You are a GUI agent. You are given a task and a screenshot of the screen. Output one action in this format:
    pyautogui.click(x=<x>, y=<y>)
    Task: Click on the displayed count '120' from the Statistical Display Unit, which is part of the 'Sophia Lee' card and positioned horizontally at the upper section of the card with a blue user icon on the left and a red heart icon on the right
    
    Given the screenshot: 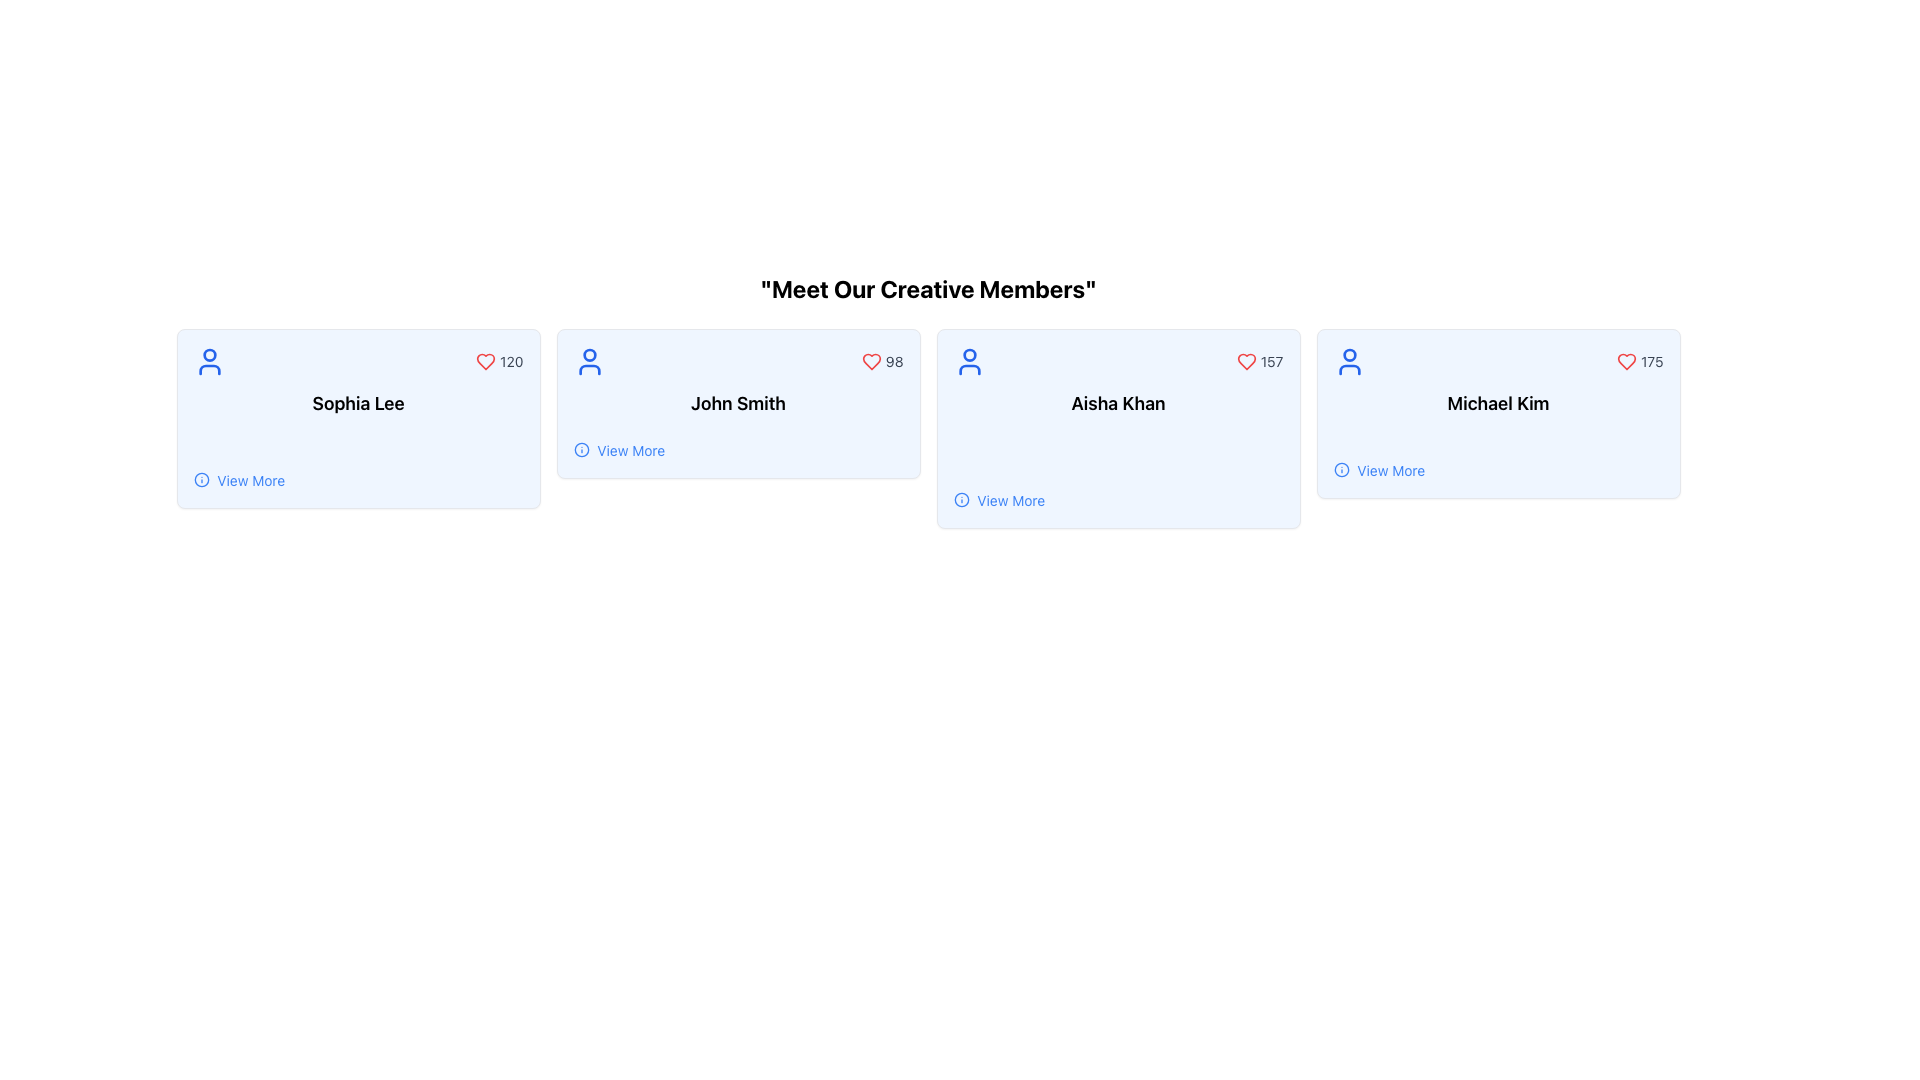 What is the action you would take?
    pyautogui.click(x=358, y=362)
    